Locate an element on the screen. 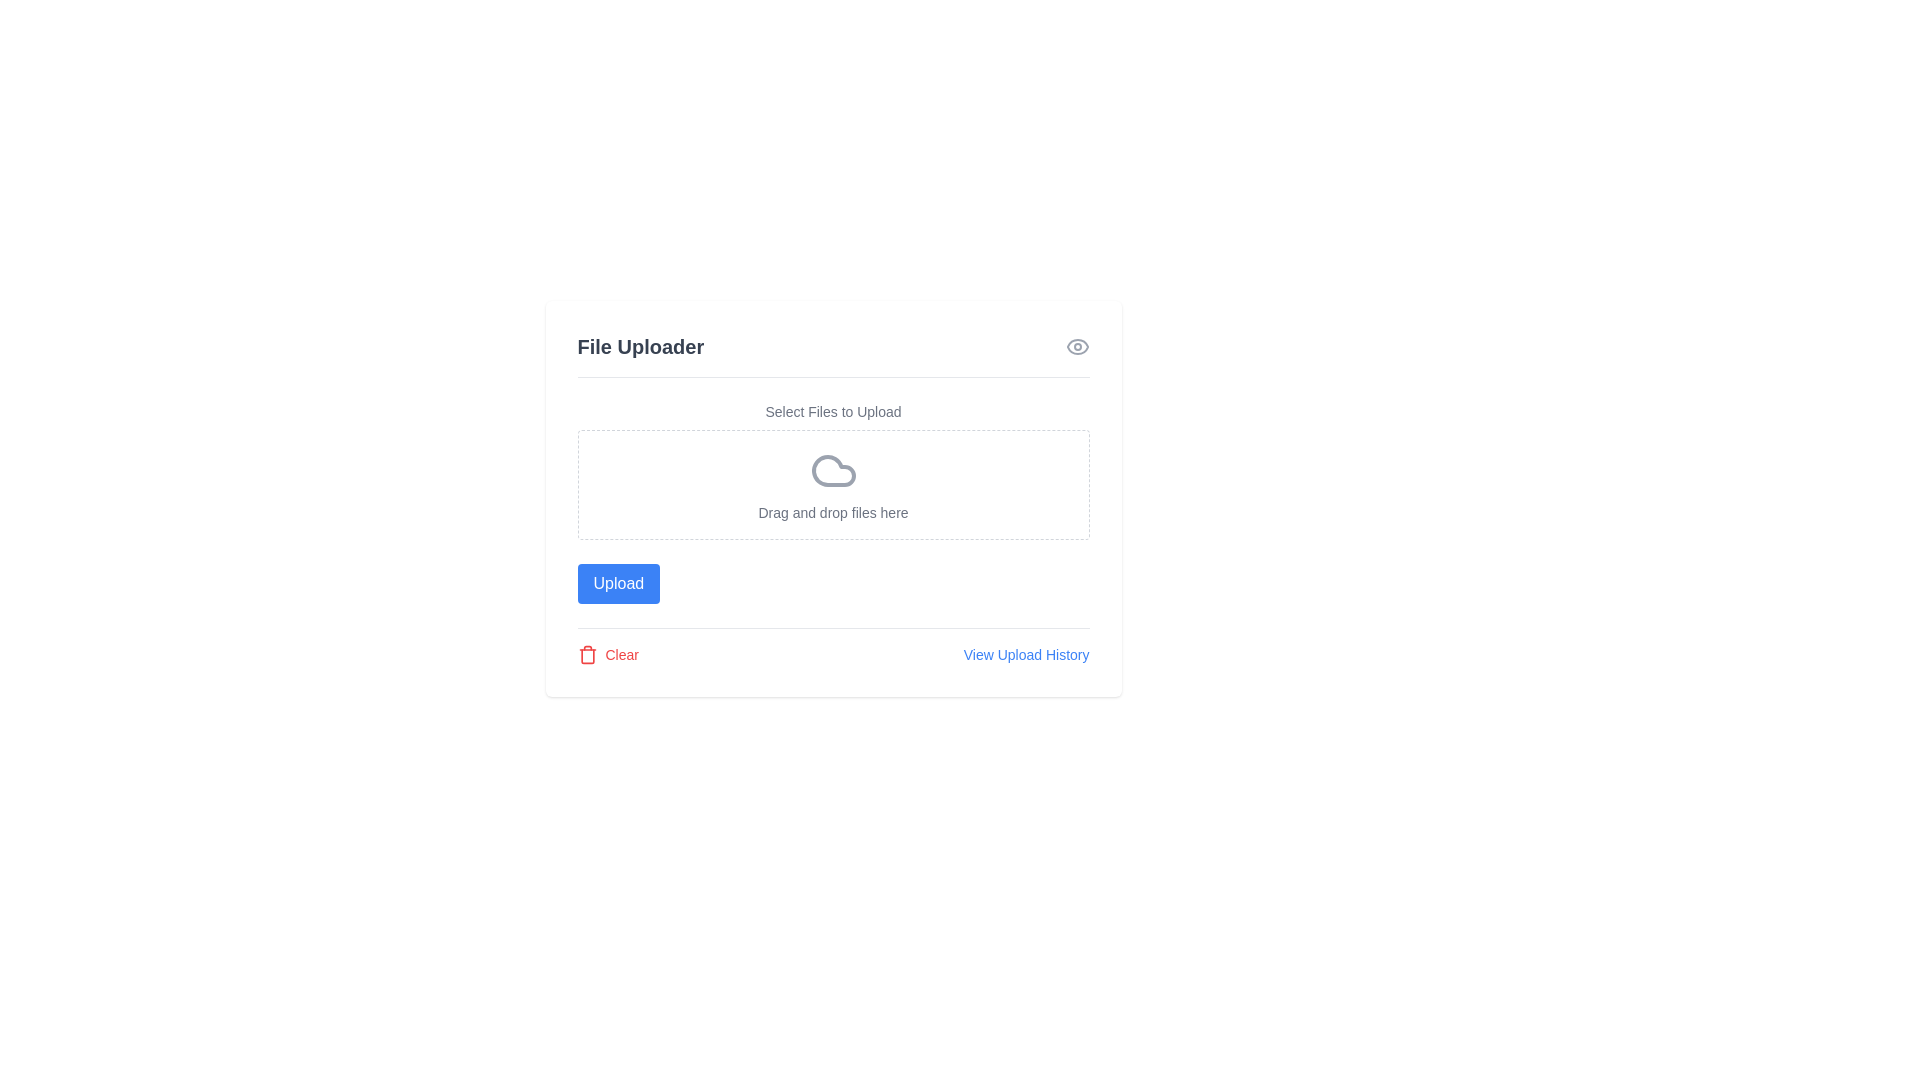 This screenshot has height=1080, width=1920. the text element that says 'Drag and drop files here', which is styled in a smaller gray font and is located below the cloud icon in the file upload zone is located at coordinates (833, 512).